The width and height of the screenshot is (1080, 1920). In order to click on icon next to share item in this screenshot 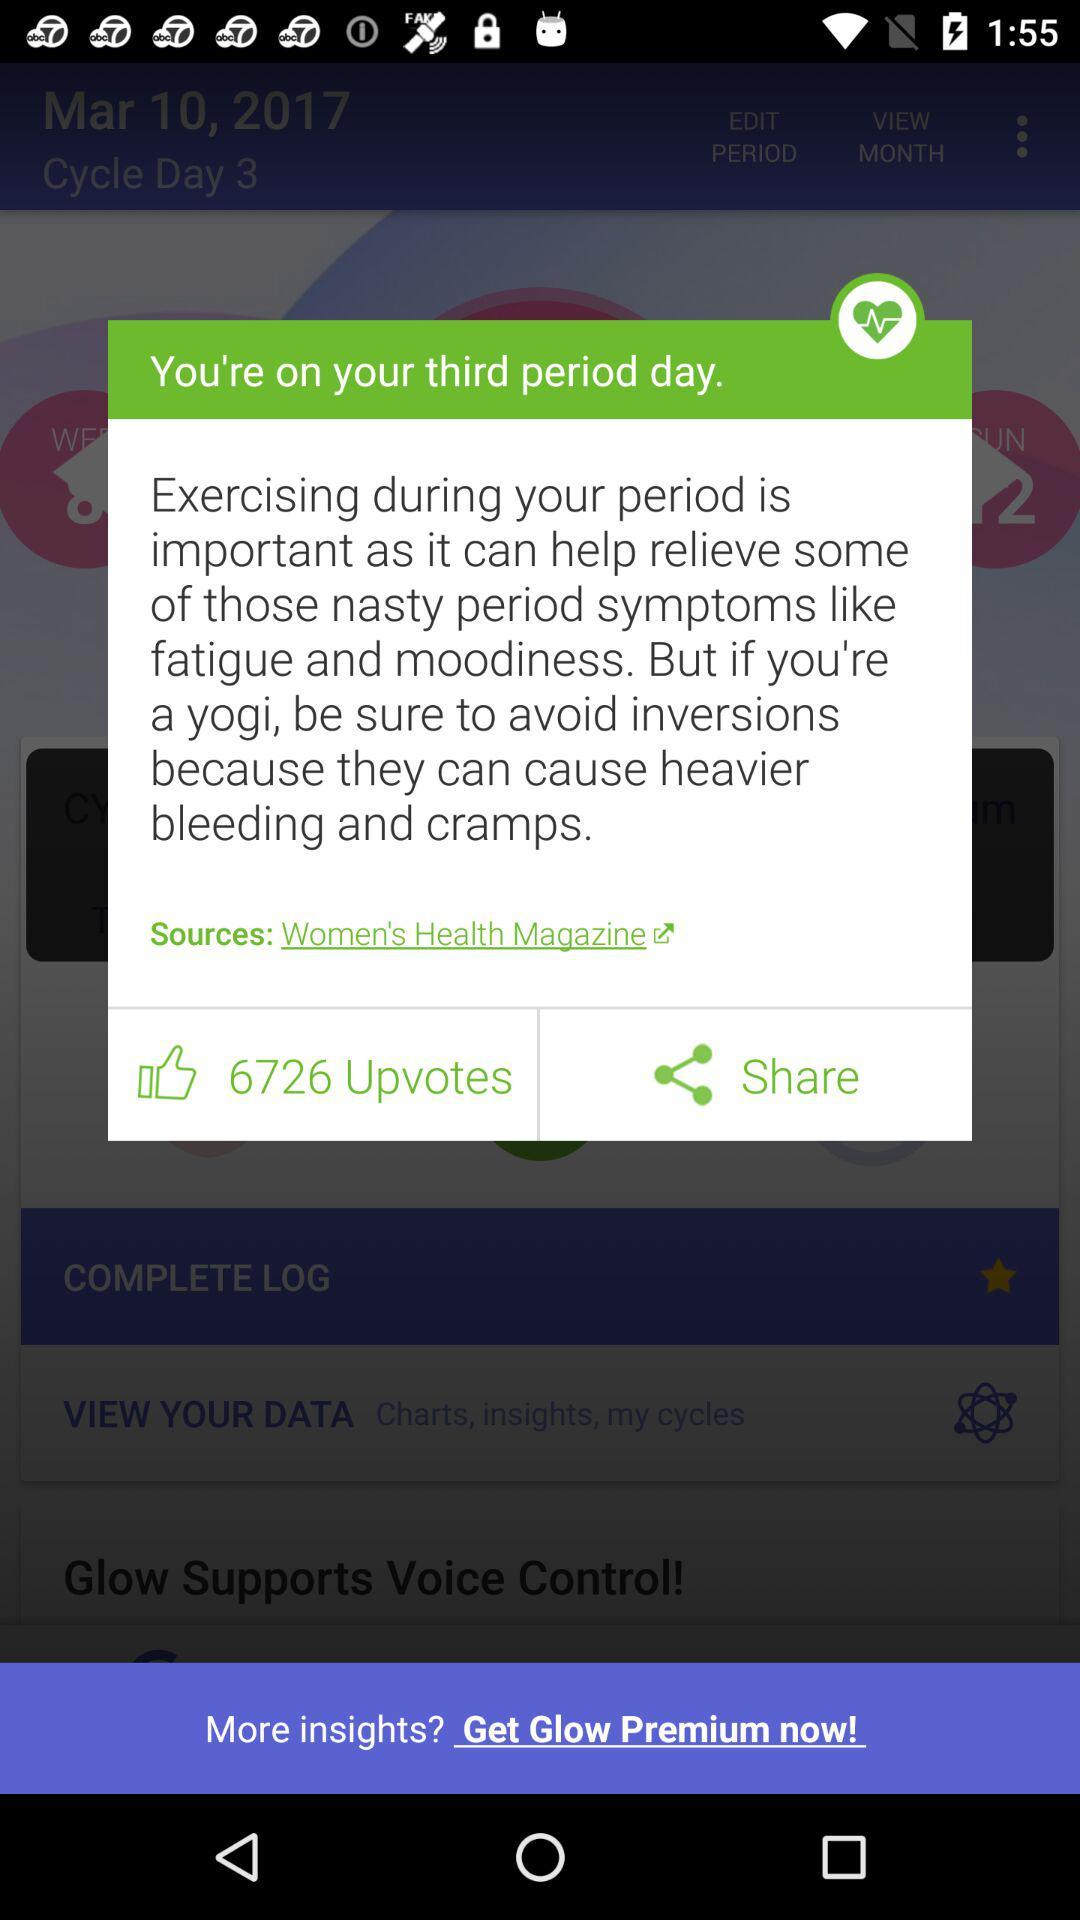, I will do `click(682, 1073)`.